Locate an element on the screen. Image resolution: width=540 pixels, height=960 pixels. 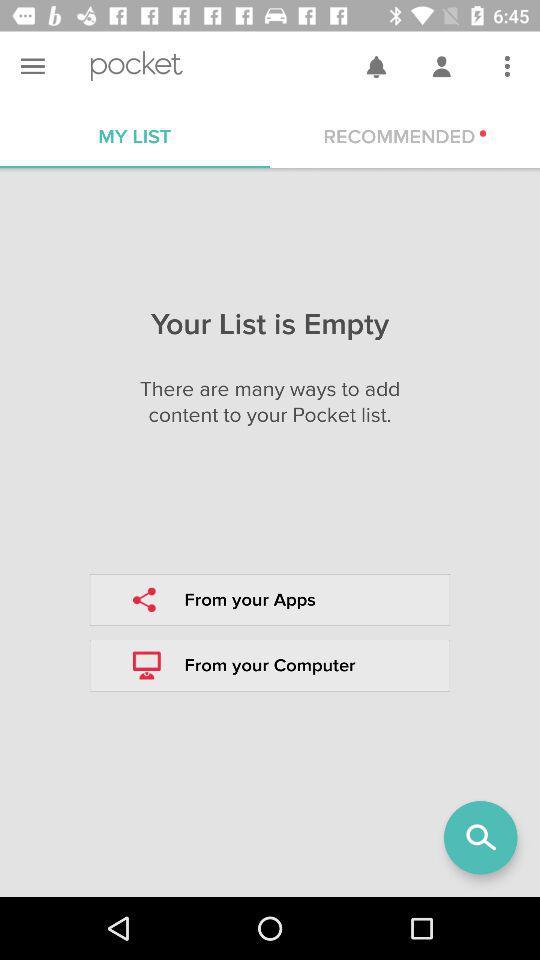
symbol beside profile symbol is located at coordinates (376, 66).